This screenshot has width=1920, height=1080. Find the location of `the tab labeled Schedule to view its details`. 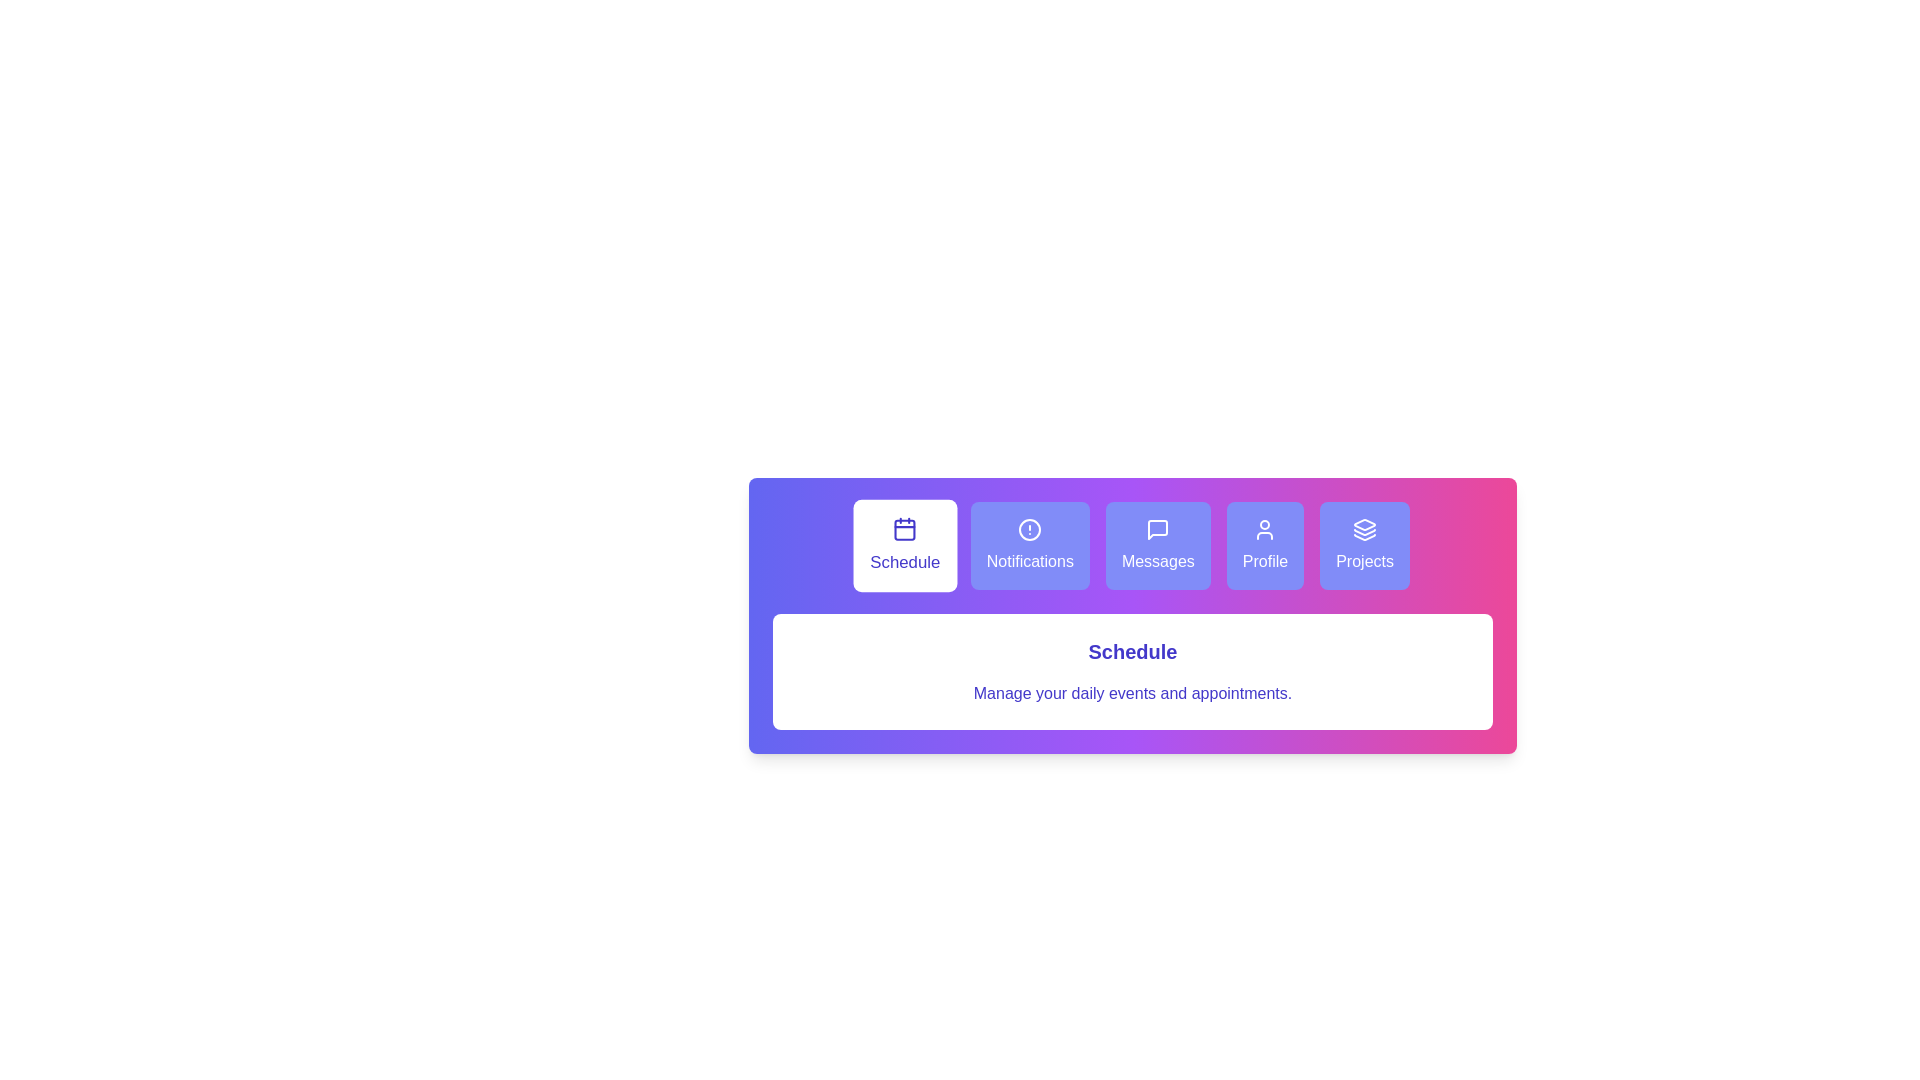

the tab labeled Schedule to view its details is located at coordinates (904, 546).